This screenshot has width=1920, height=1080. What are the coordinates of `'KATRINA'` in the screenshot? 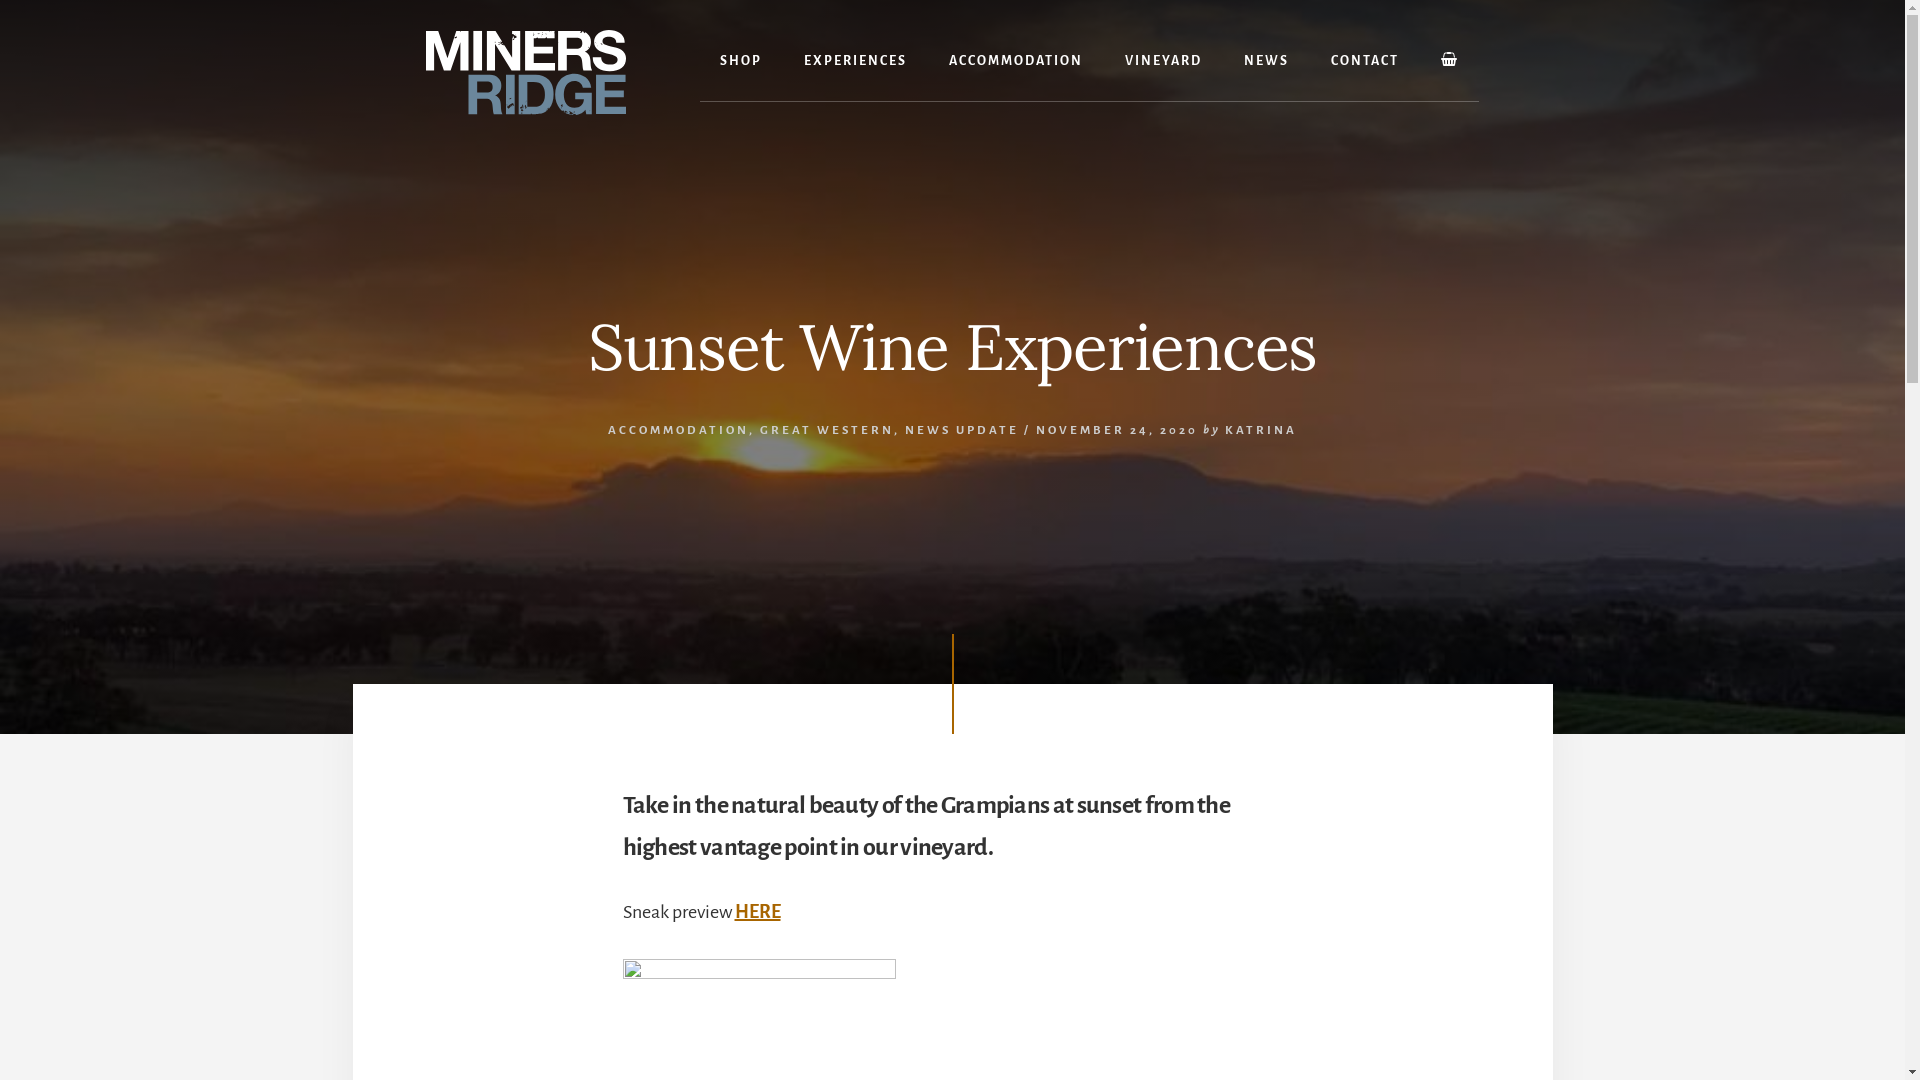 It's located at (1223, 429).